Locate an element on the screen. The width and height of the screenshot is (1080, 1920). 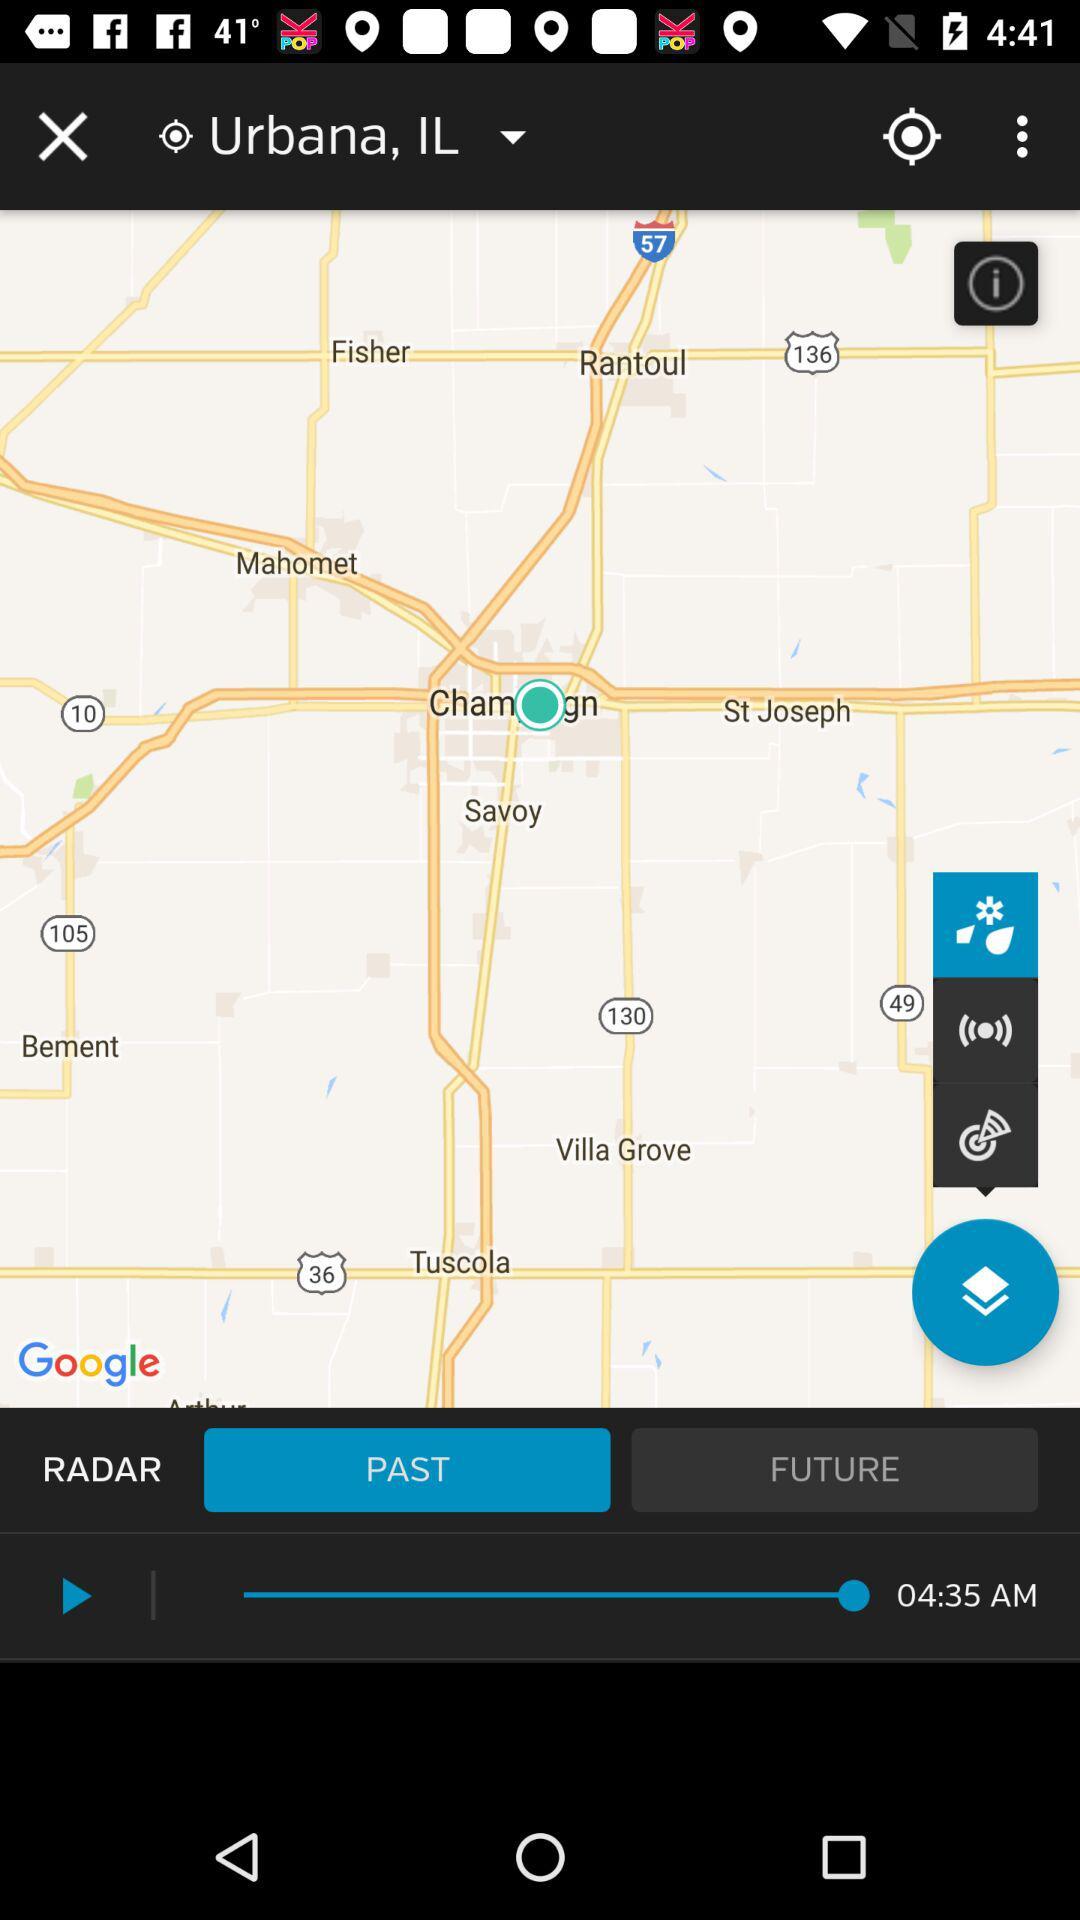
the layers icon is located at coordinates (984, 1292).